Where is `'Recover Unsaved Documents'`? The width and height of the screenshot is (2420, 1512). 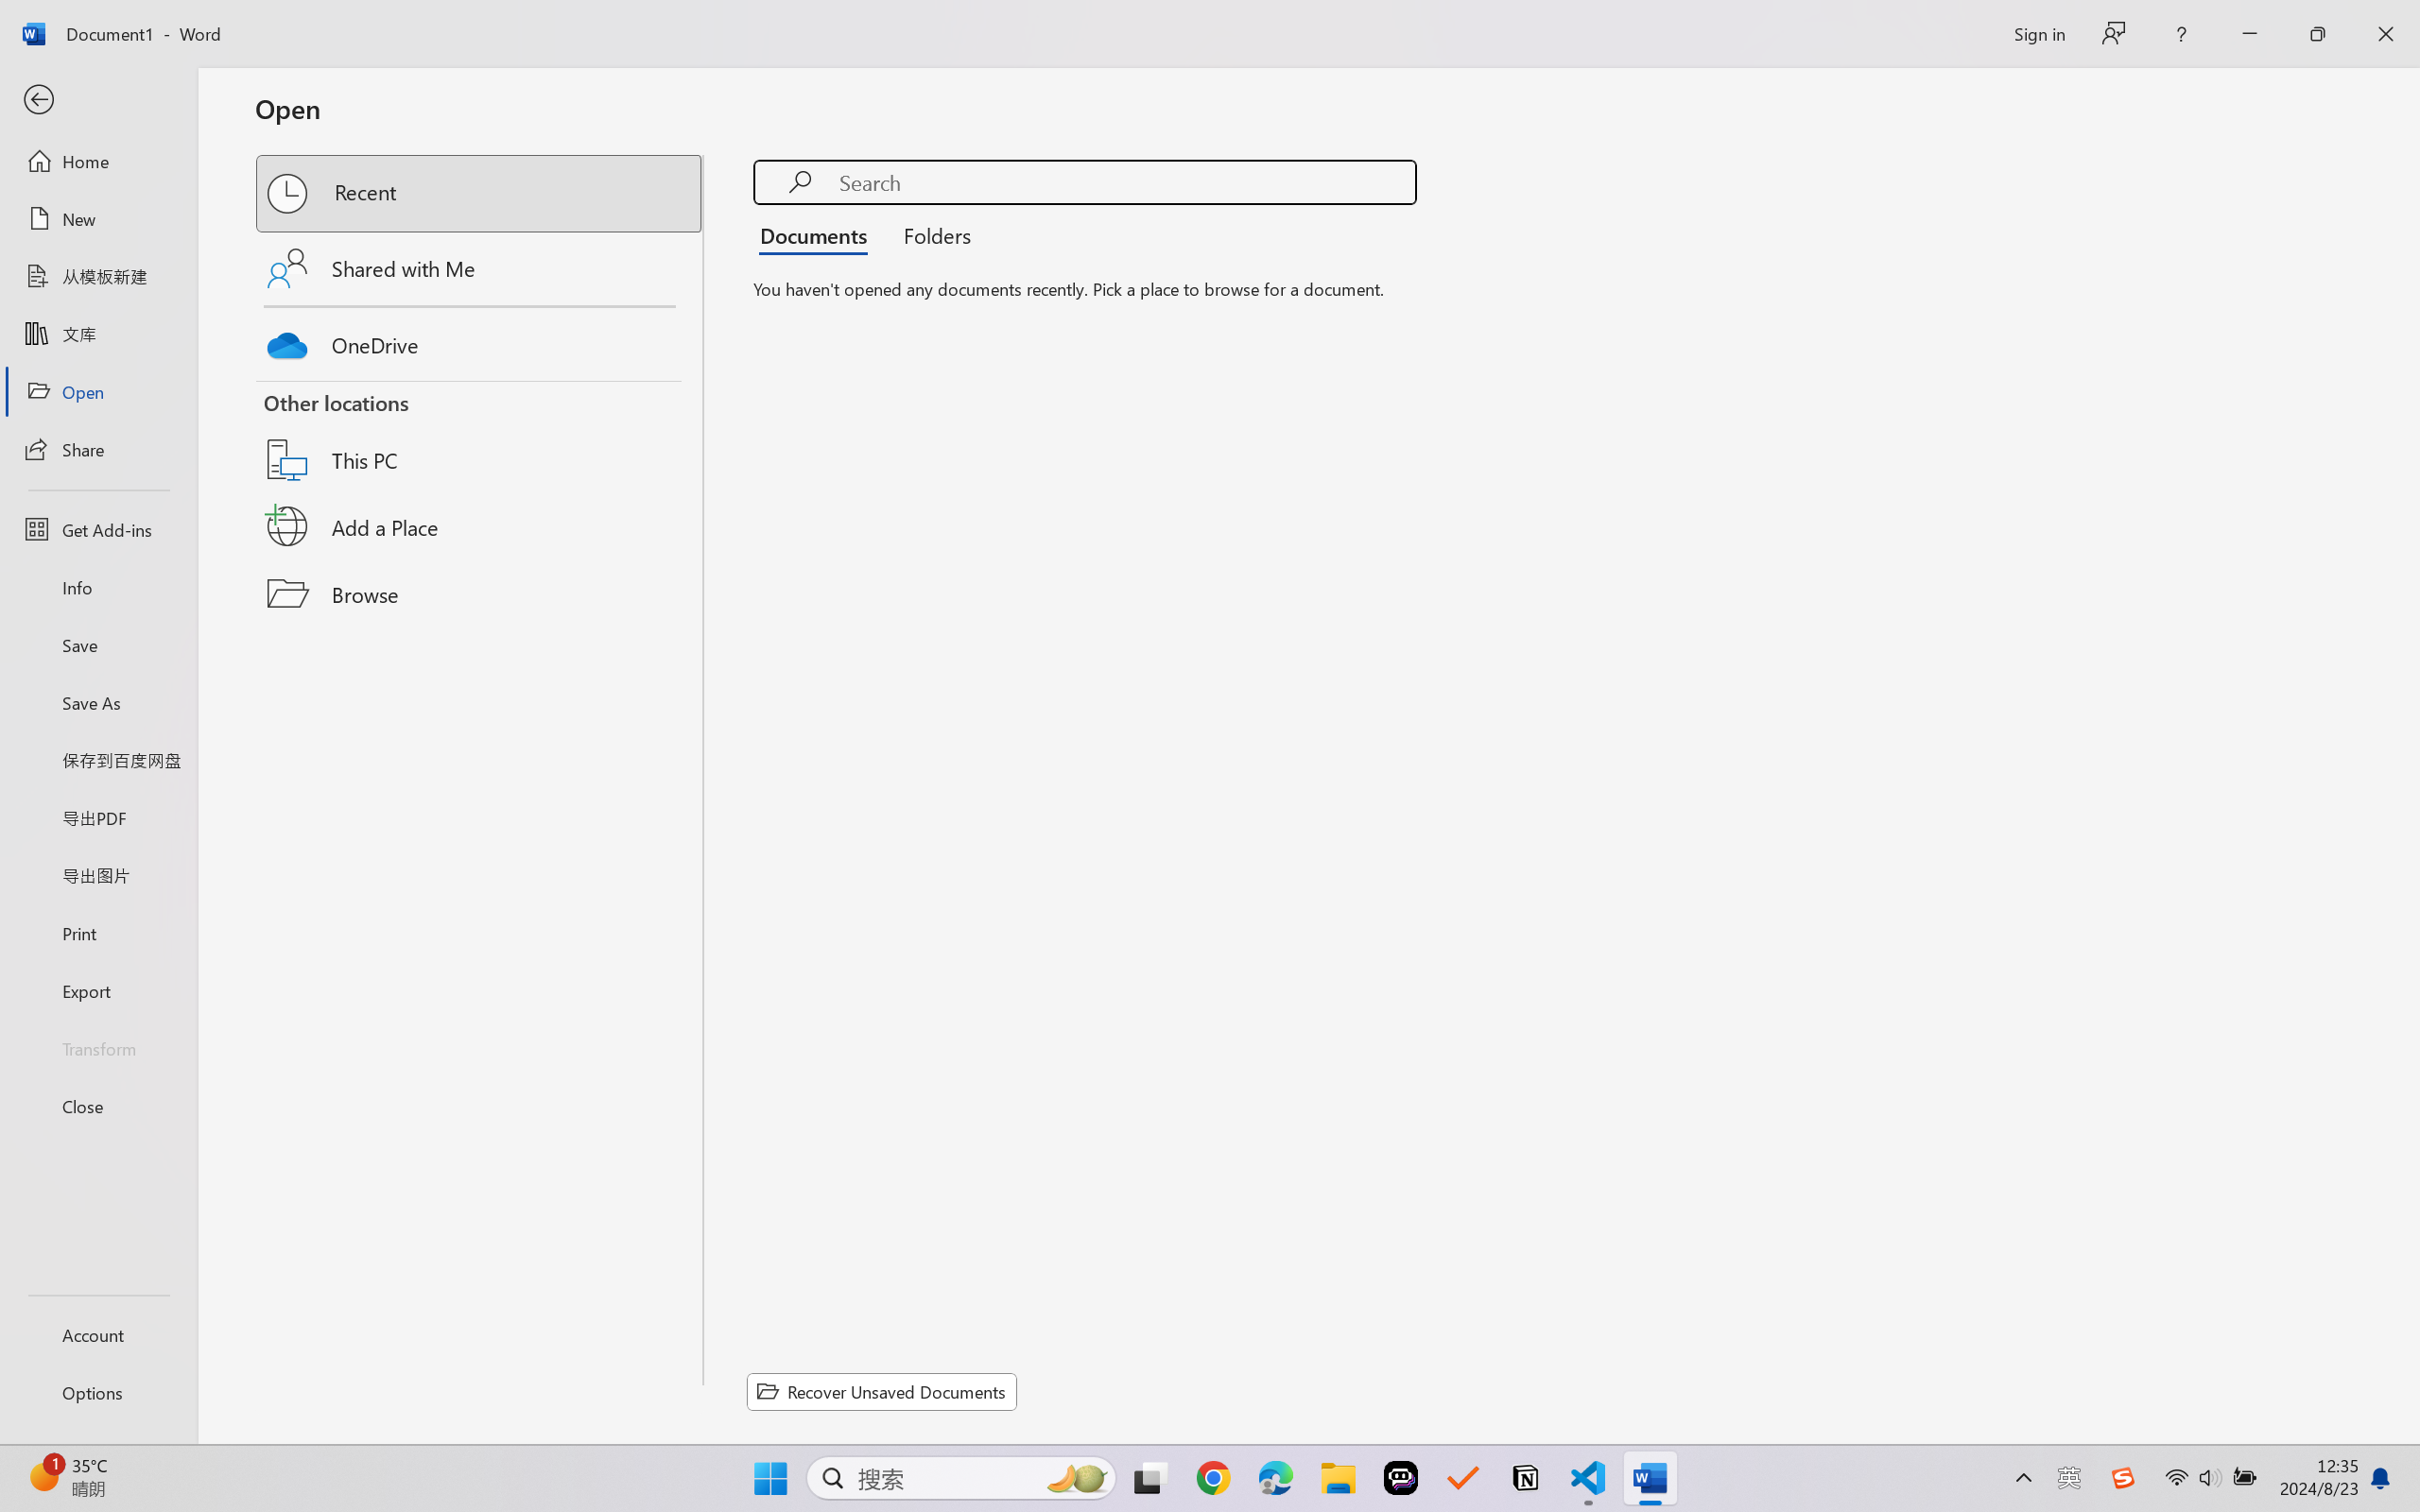
'Recover Unsaved Documents' is located at coordinates (882, 1391).